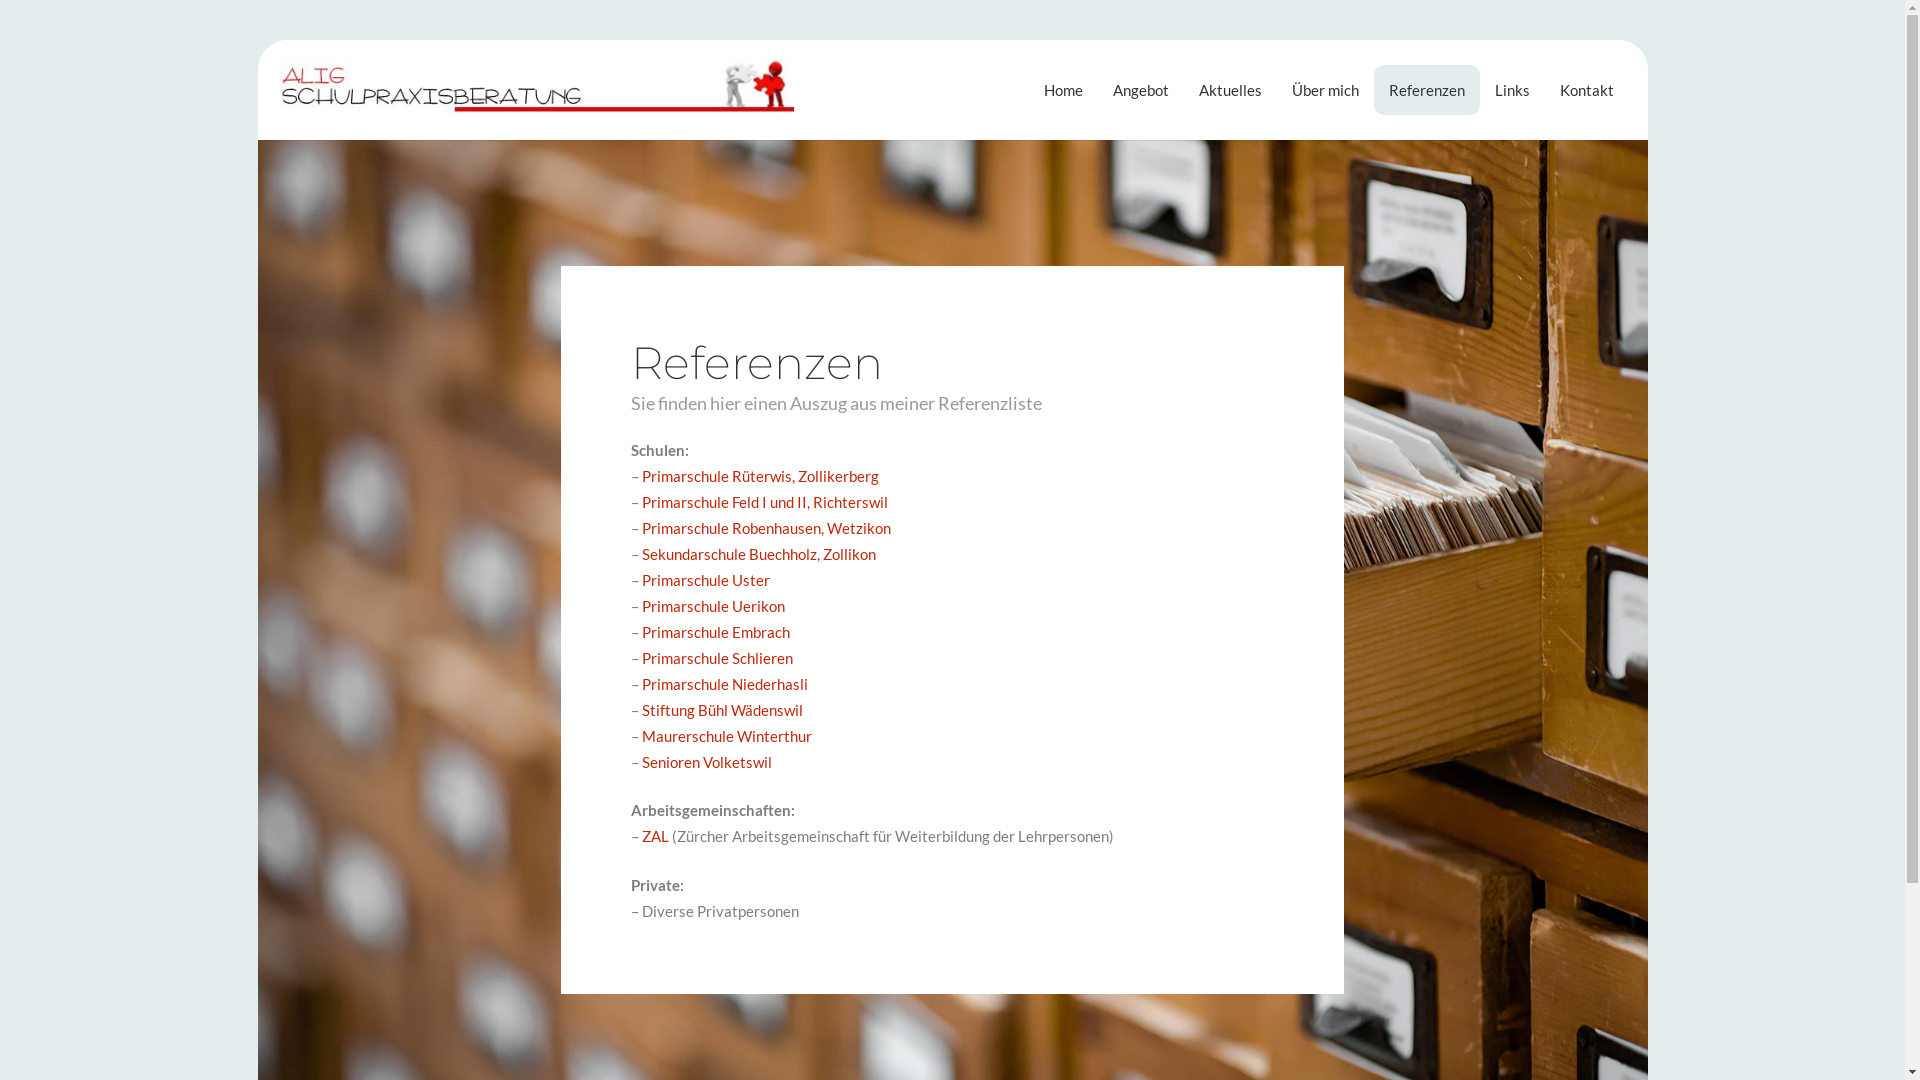 The width and height of the screenshot is (1920, 1080). Describe the element at coordinates (713, 604) in the screenshot. I see `'Primarschule Uerikon'` at that location.